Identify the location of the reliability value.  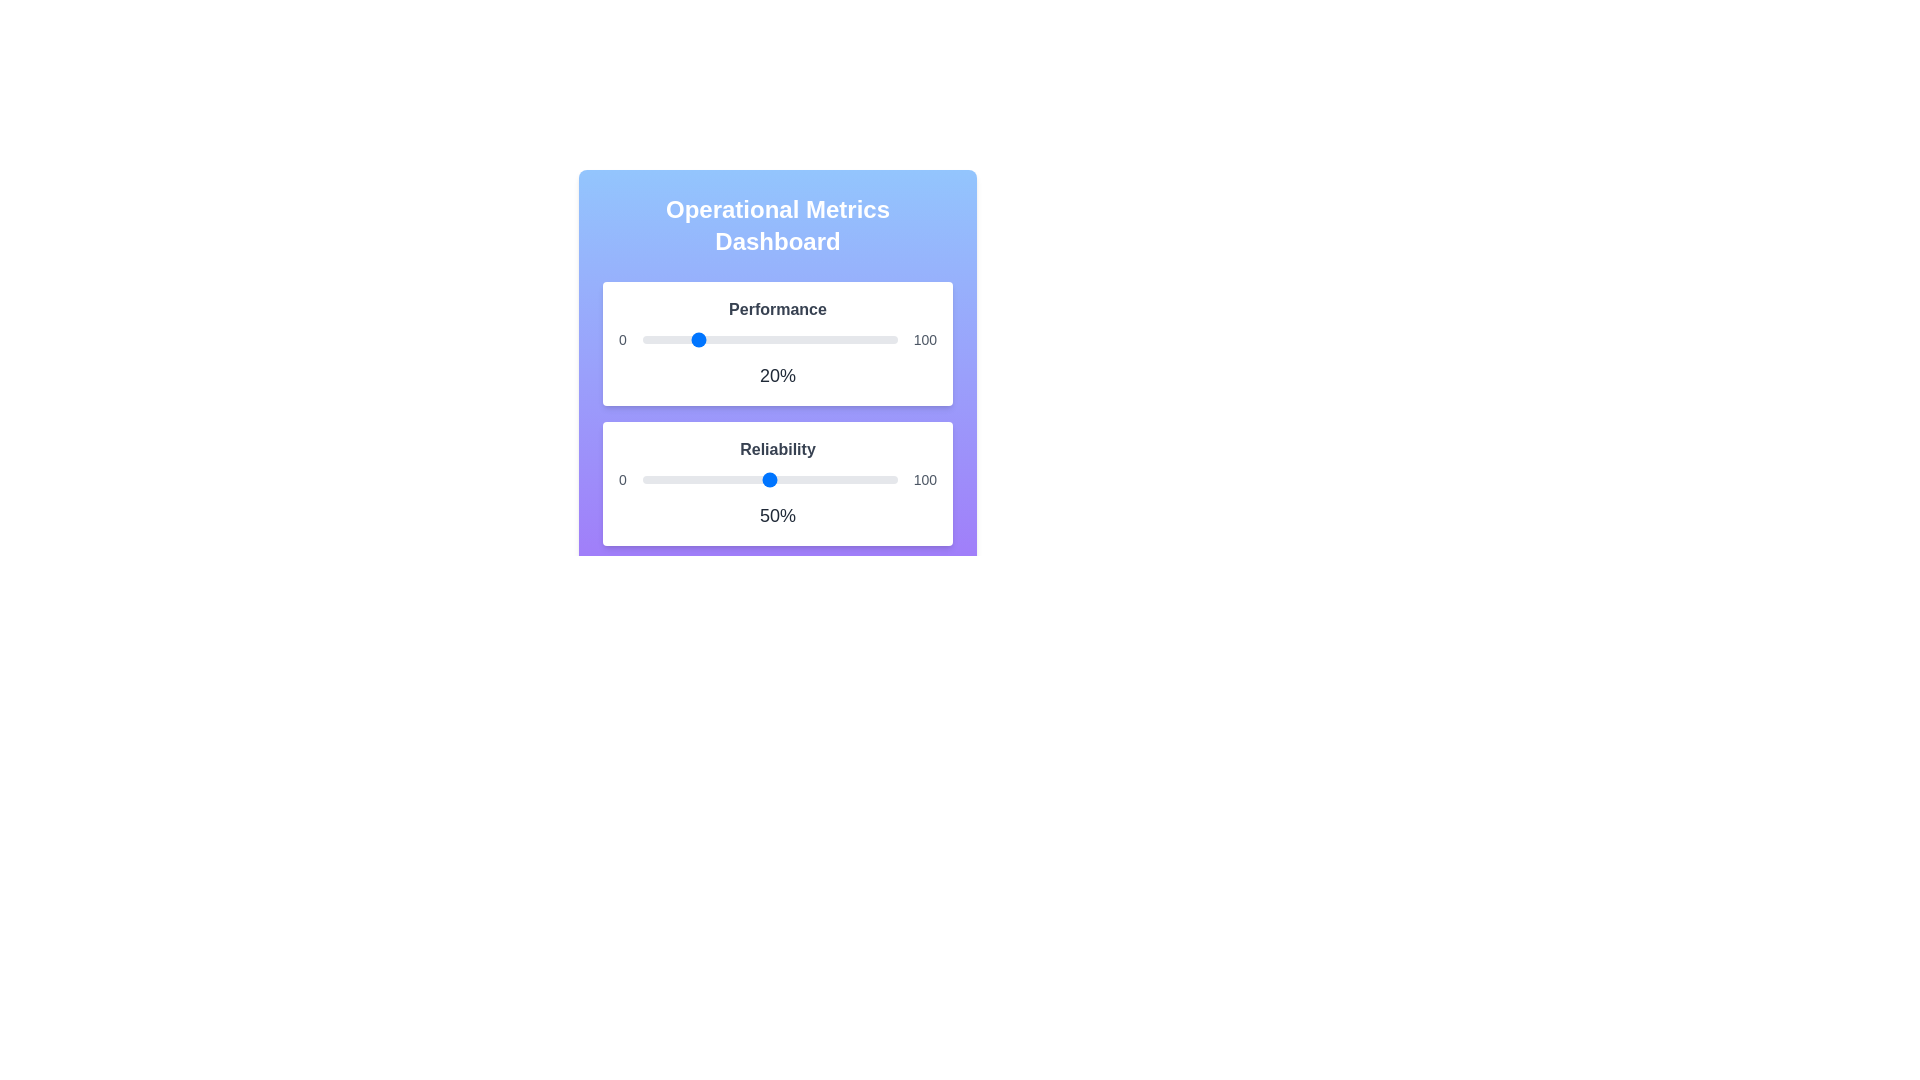
(869, 479).